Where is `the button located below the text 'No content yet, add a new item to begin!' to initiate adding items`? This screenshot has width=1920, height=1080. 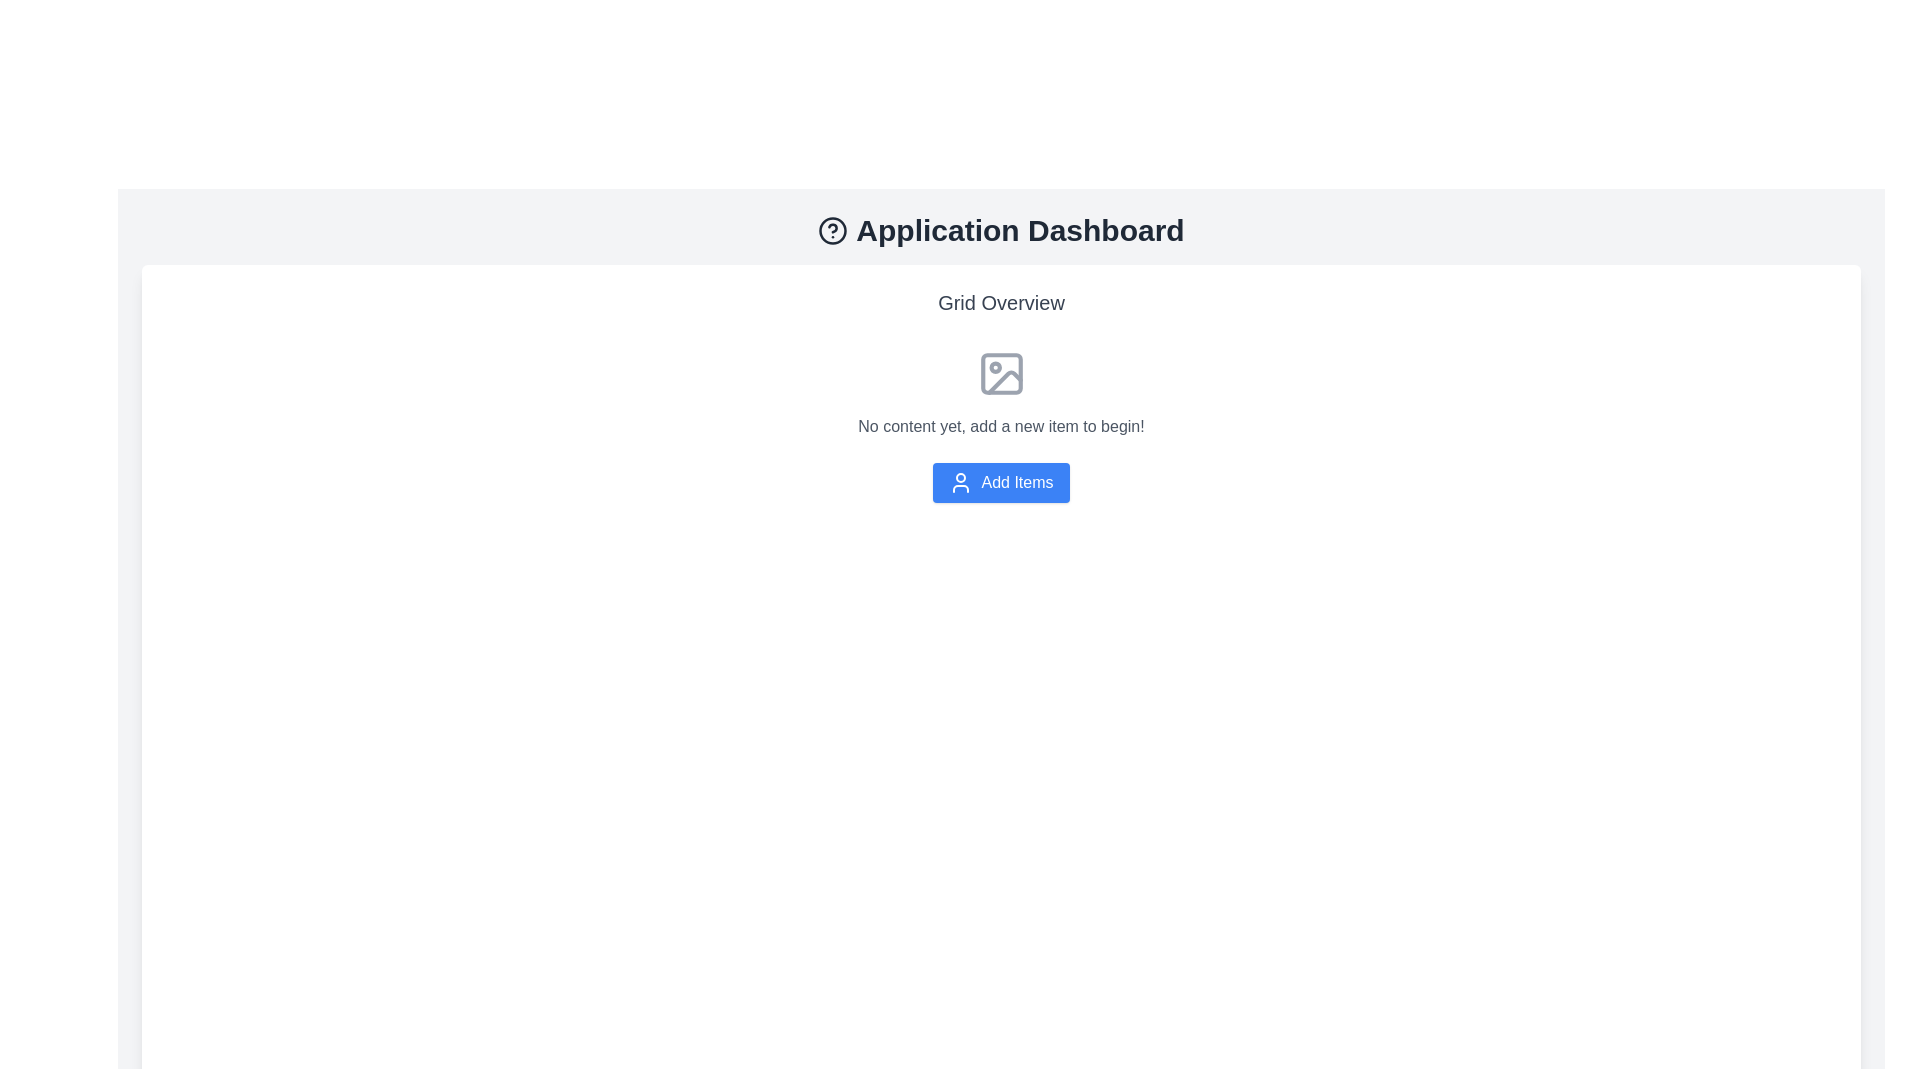
the button located below the text 'No content yet, add a new item to begin!' to initiate adding items is located at coordinates (1001, 482).